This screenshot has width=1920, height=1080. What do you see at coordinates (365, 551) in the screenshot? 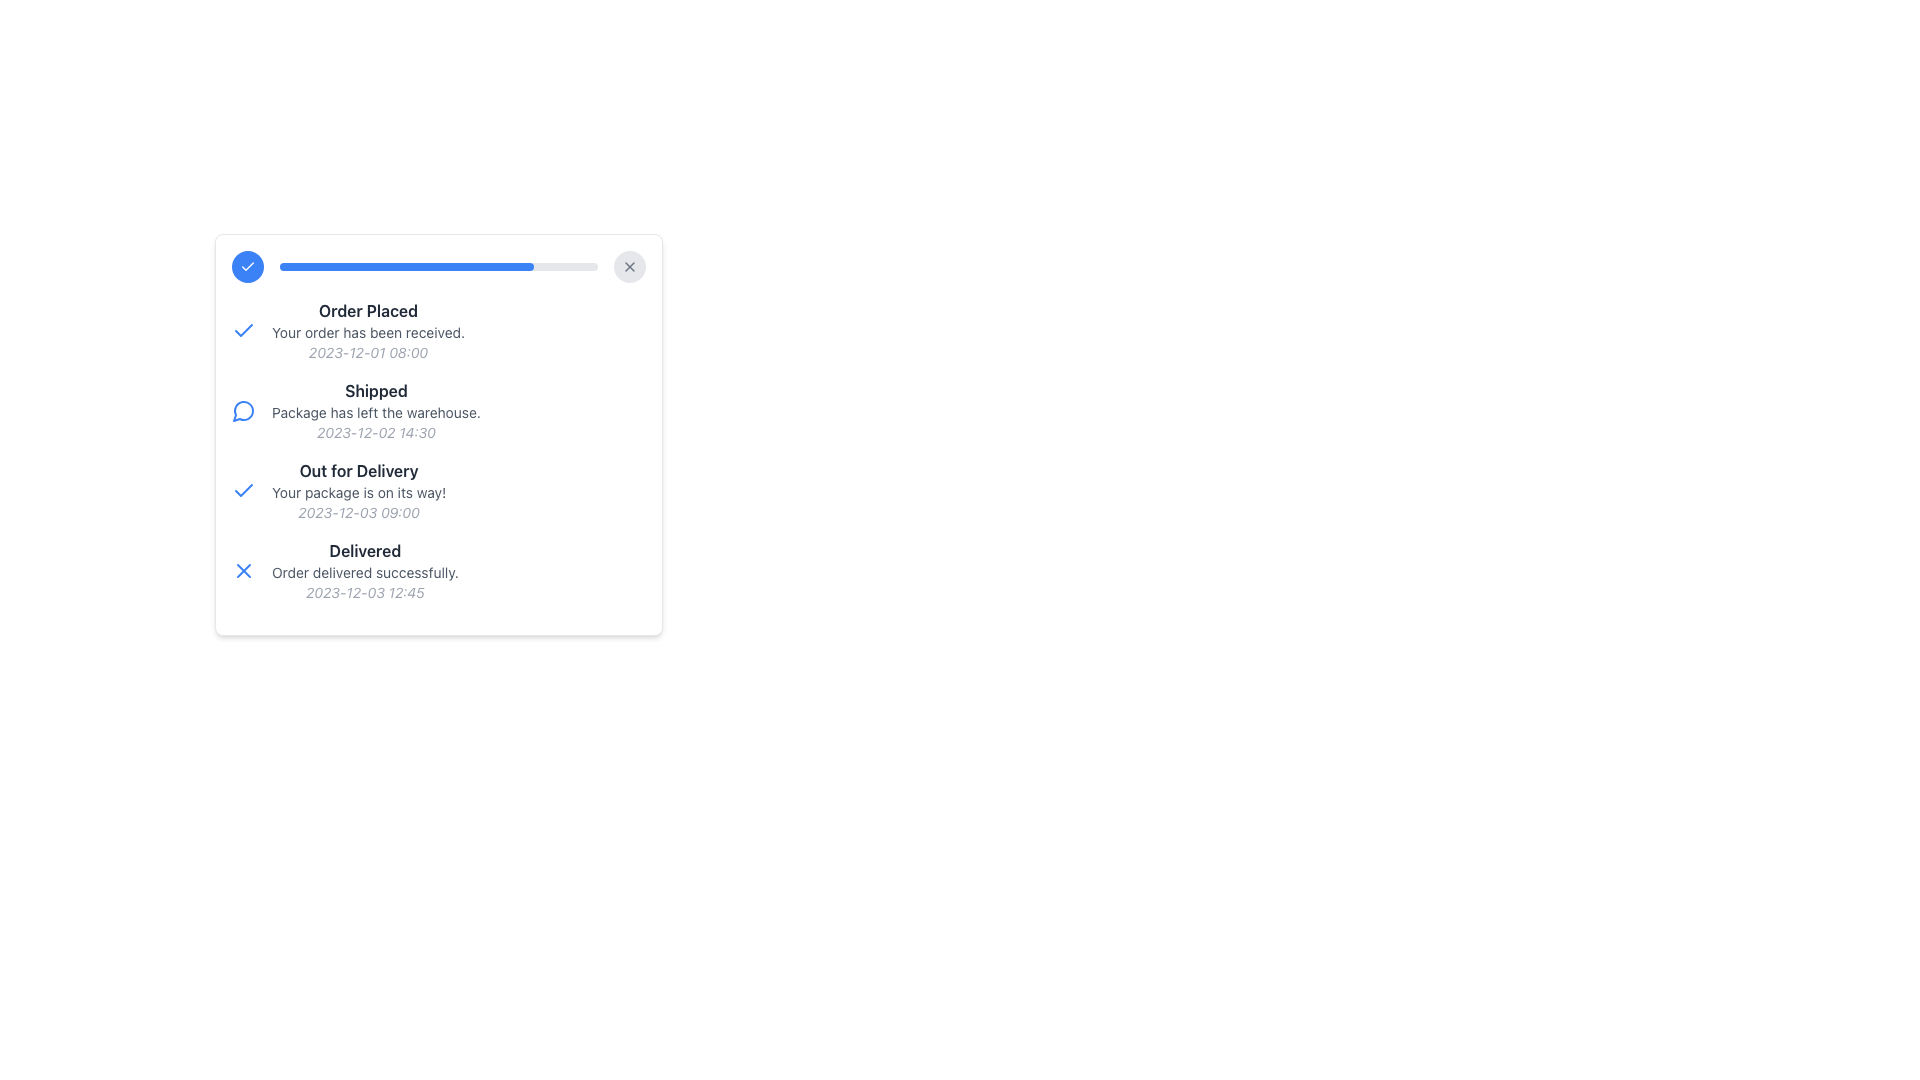
I see `the delivery status text label that indicates the delivery process, located at the bottom of the status tracker list` at bounding box center [365, 551].